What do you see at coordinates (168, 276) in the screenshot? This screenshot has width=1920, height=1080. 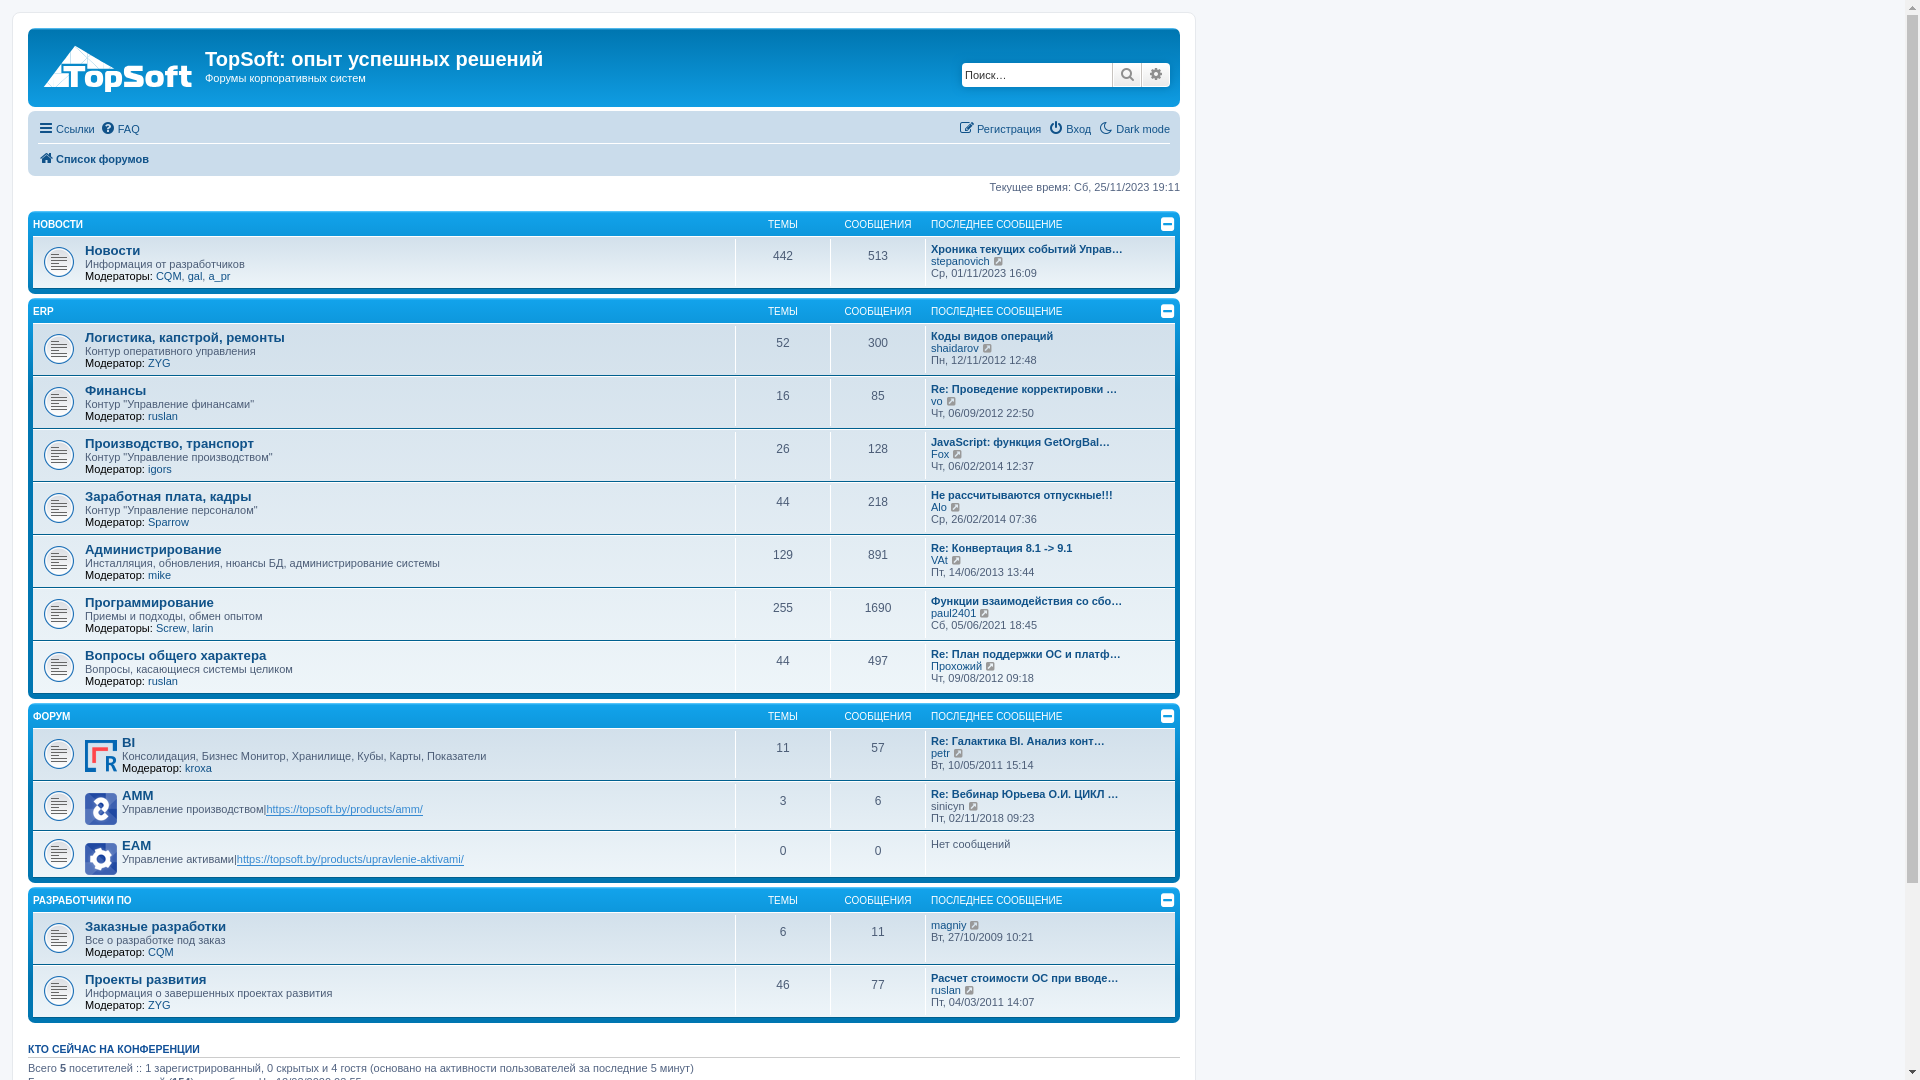 I see `'CQM'` at bounding box center [168, 276].